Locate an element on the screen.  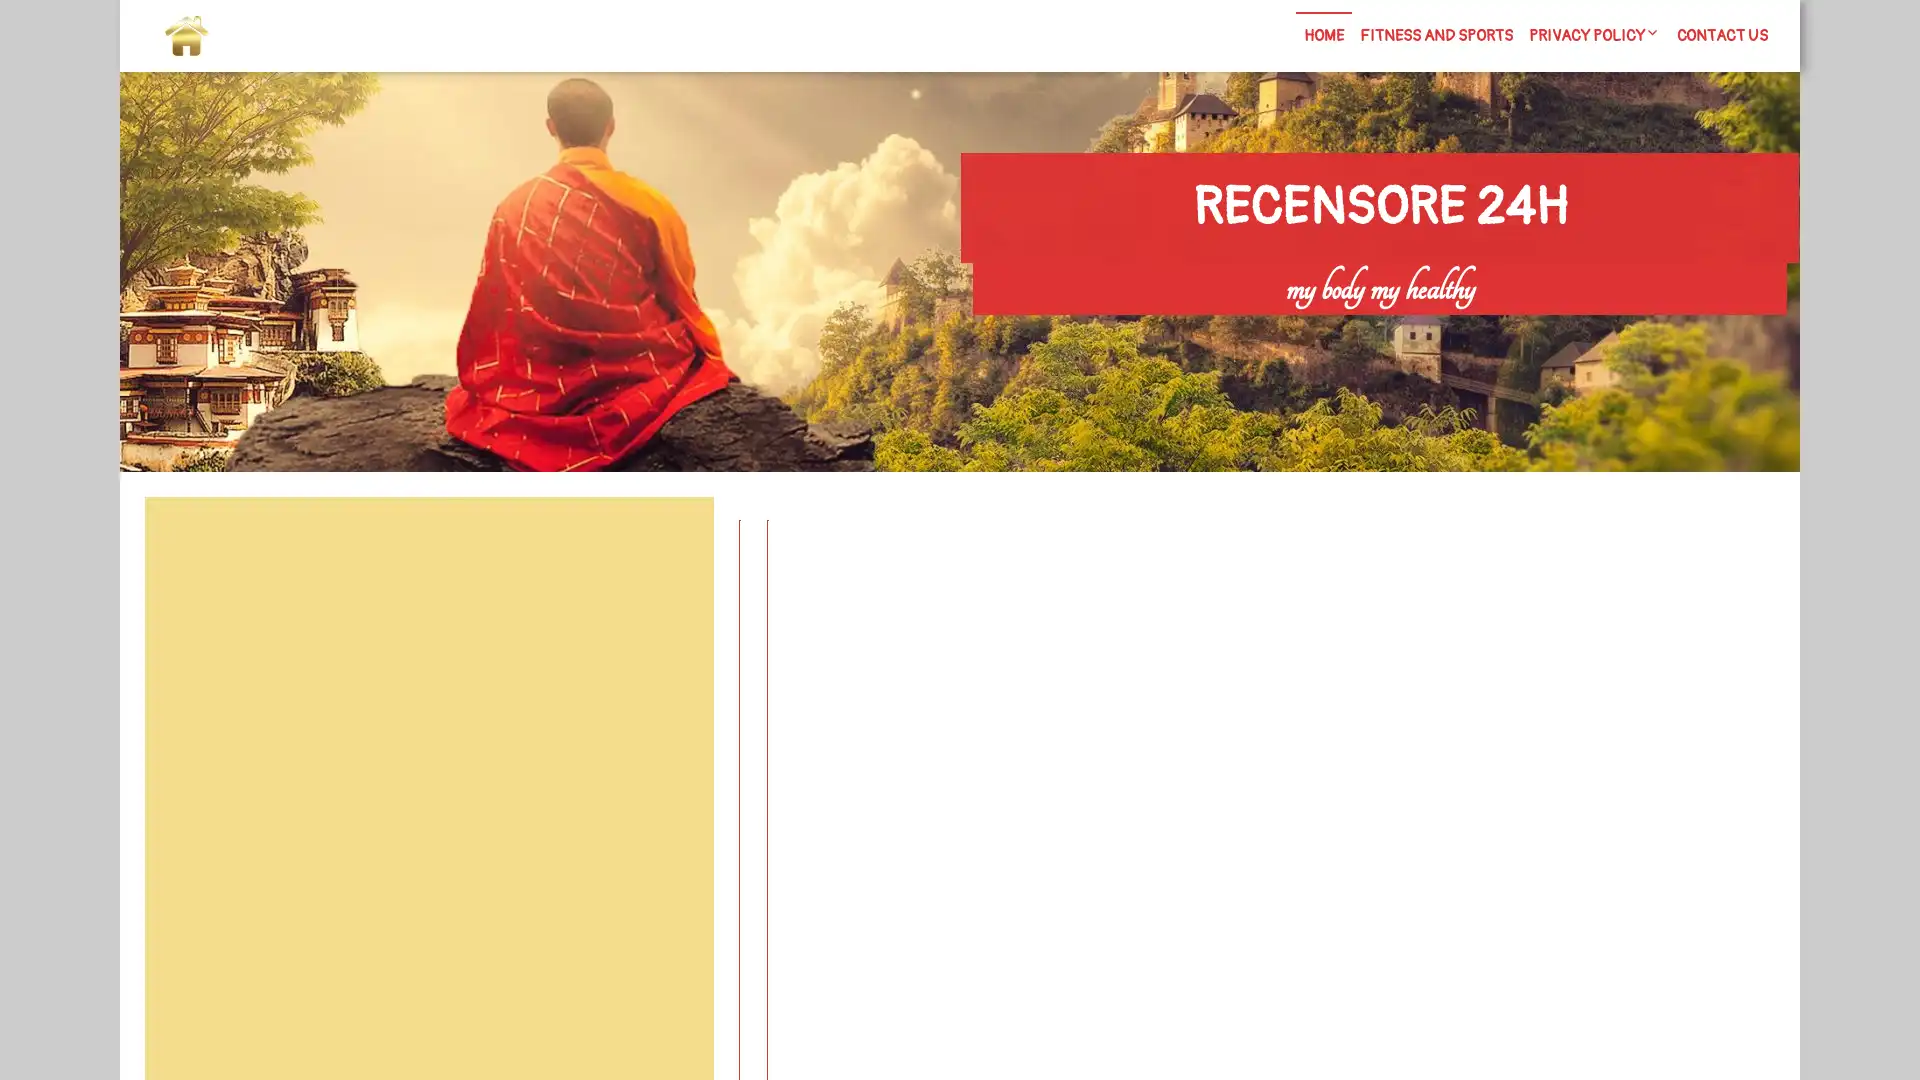
Search is located at coordinates (667, 545).